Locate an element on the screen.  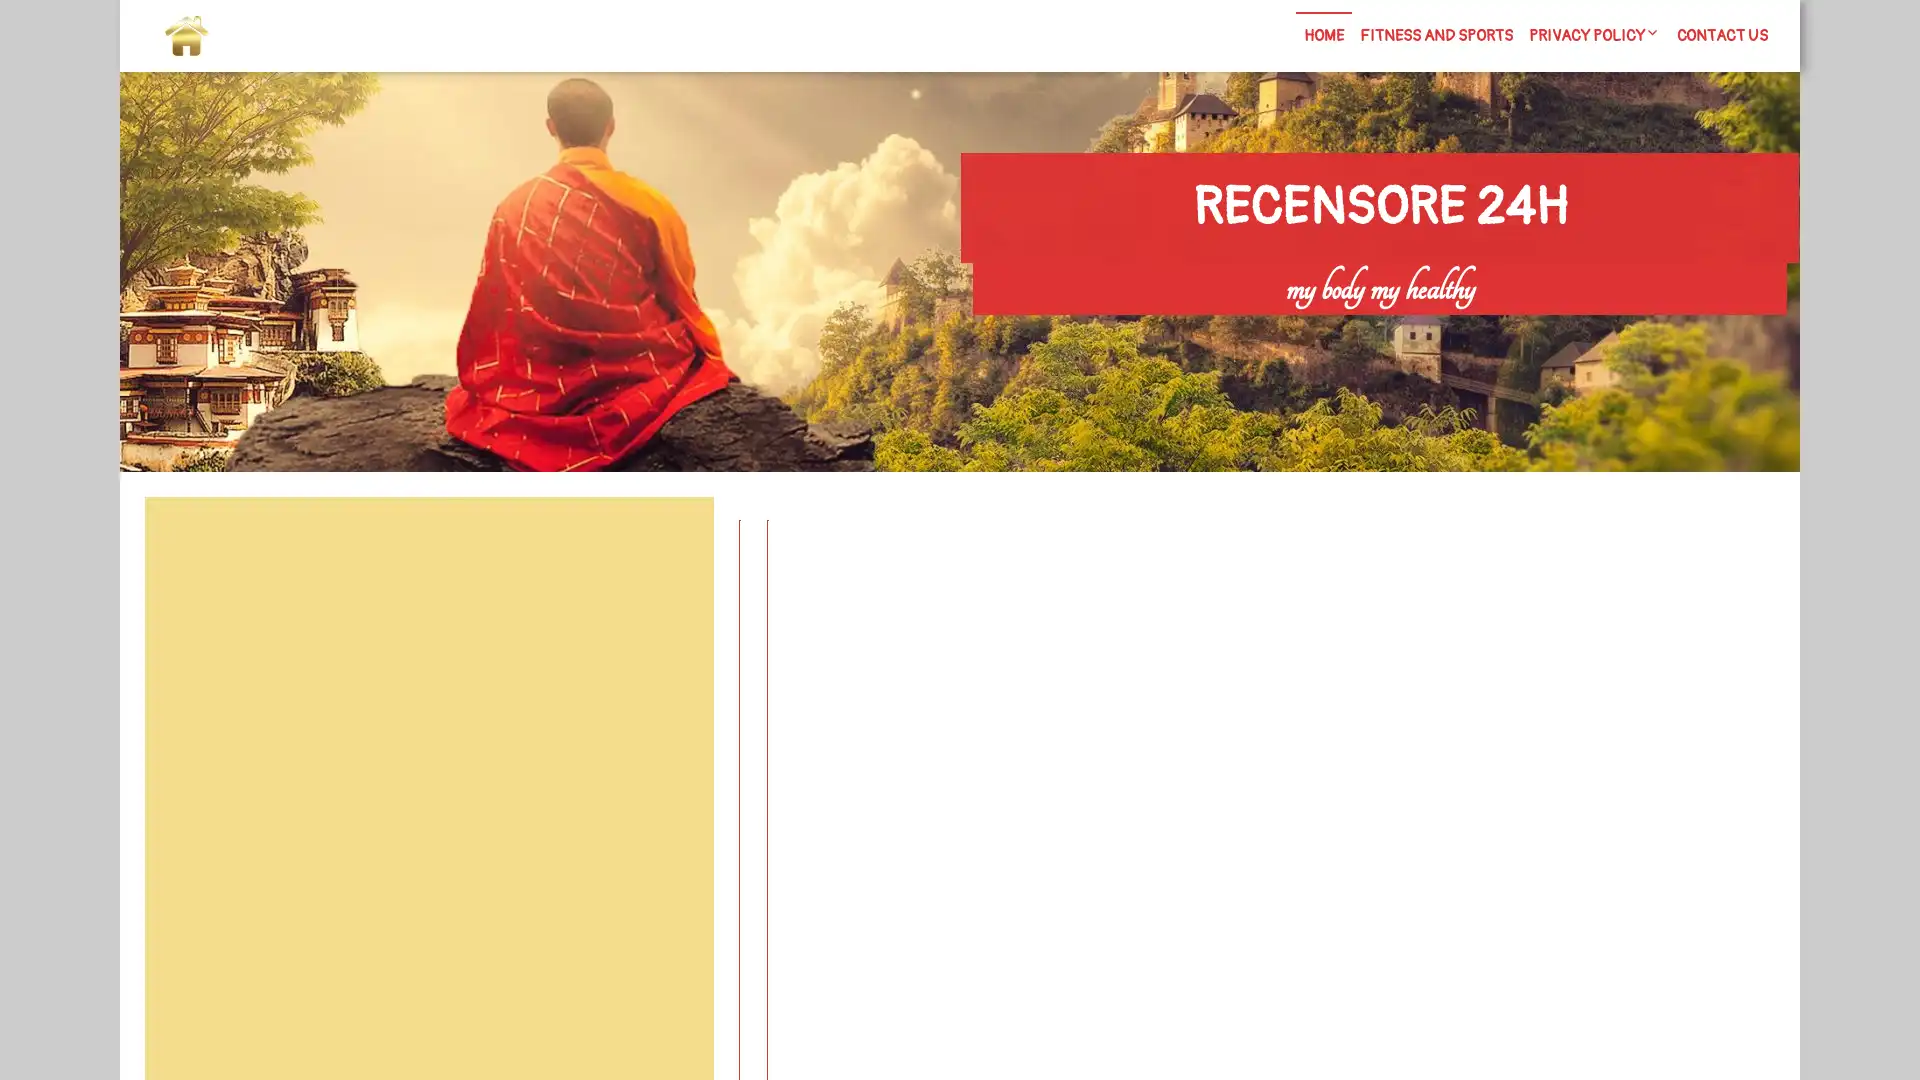
Search is located at coordinates (667, 545).